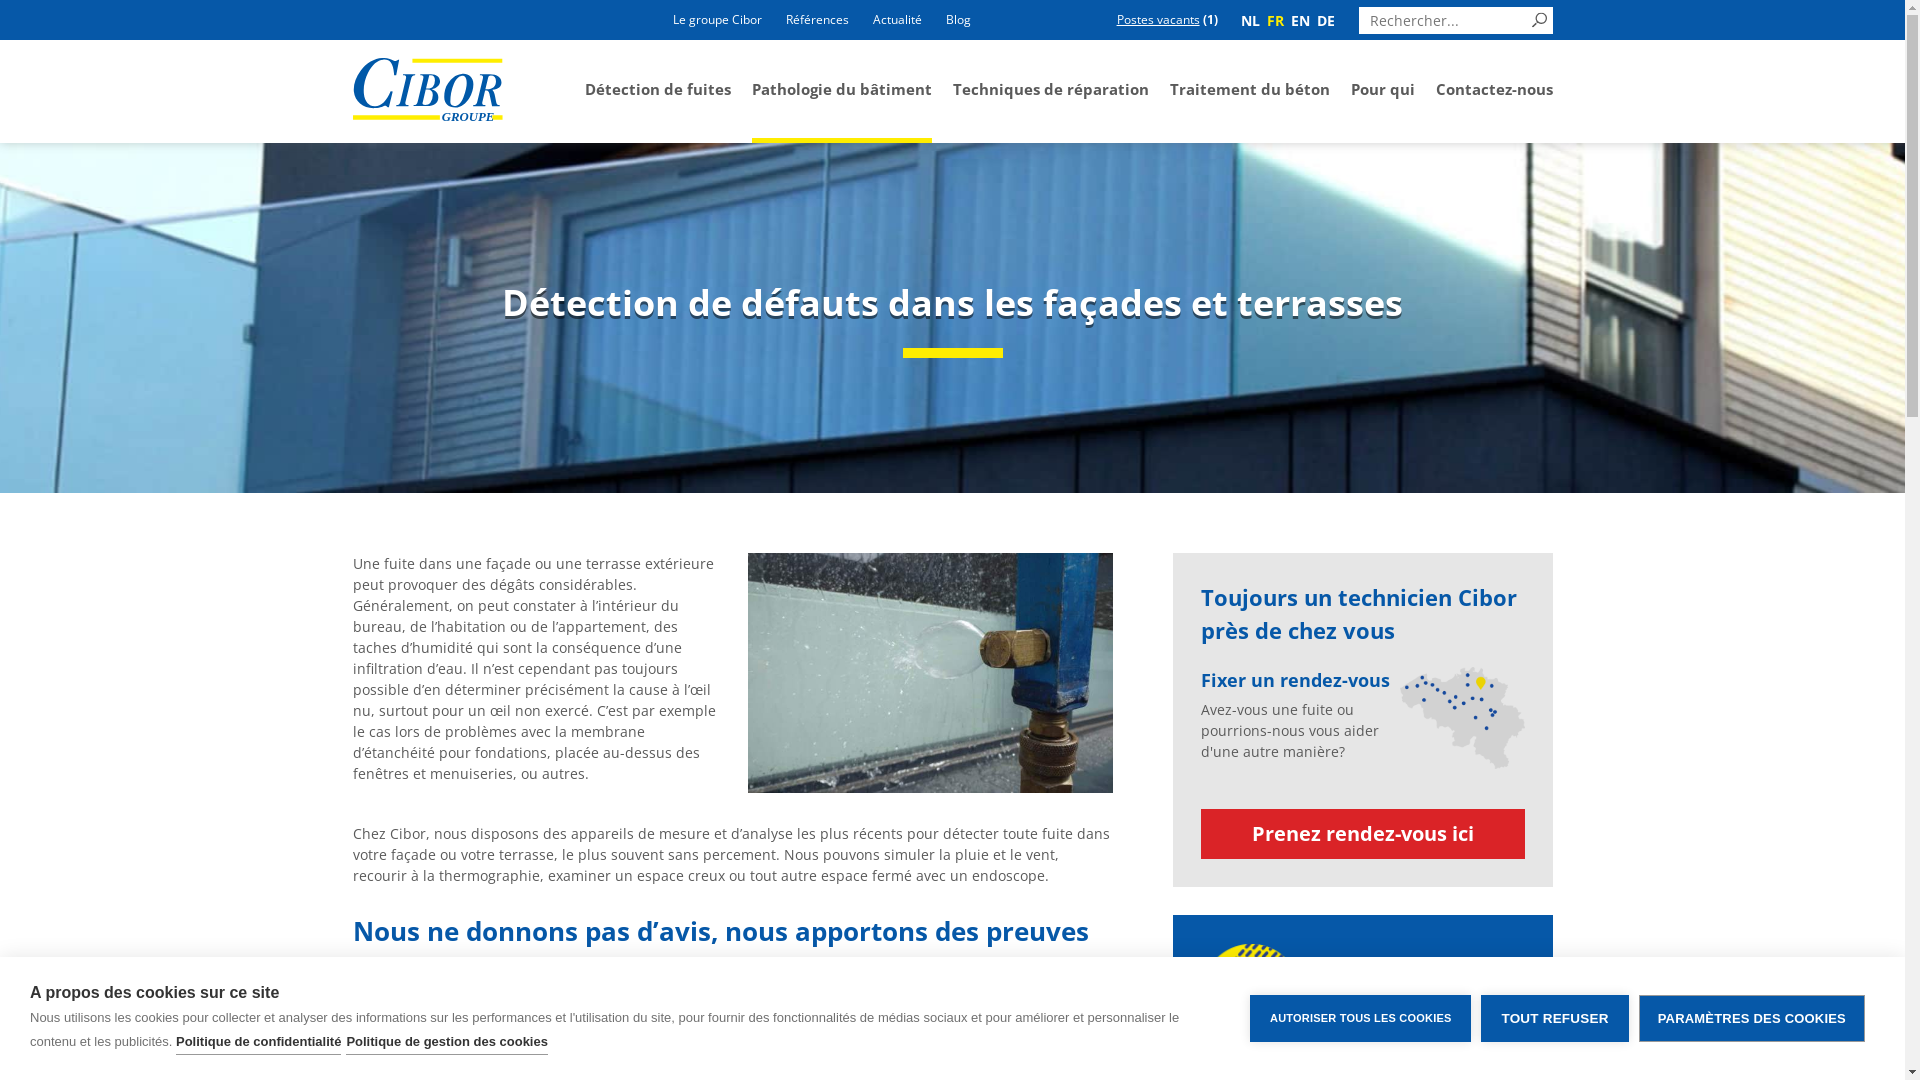  Describe the element at coordinates (1314, 1010) in the screenshot. I see `'014 570 330'` at that location.